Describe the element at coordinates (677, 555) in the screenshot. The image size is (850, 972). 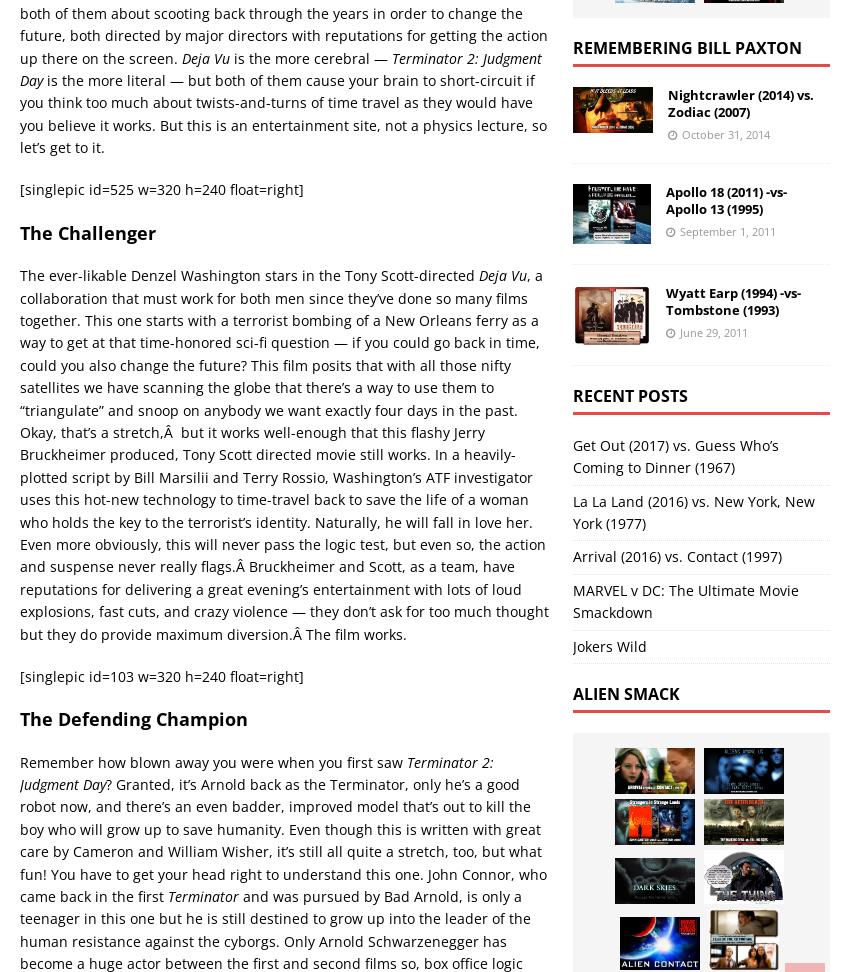
I see `'Arrival (2016) vs. Contact (1997)'` at that location.